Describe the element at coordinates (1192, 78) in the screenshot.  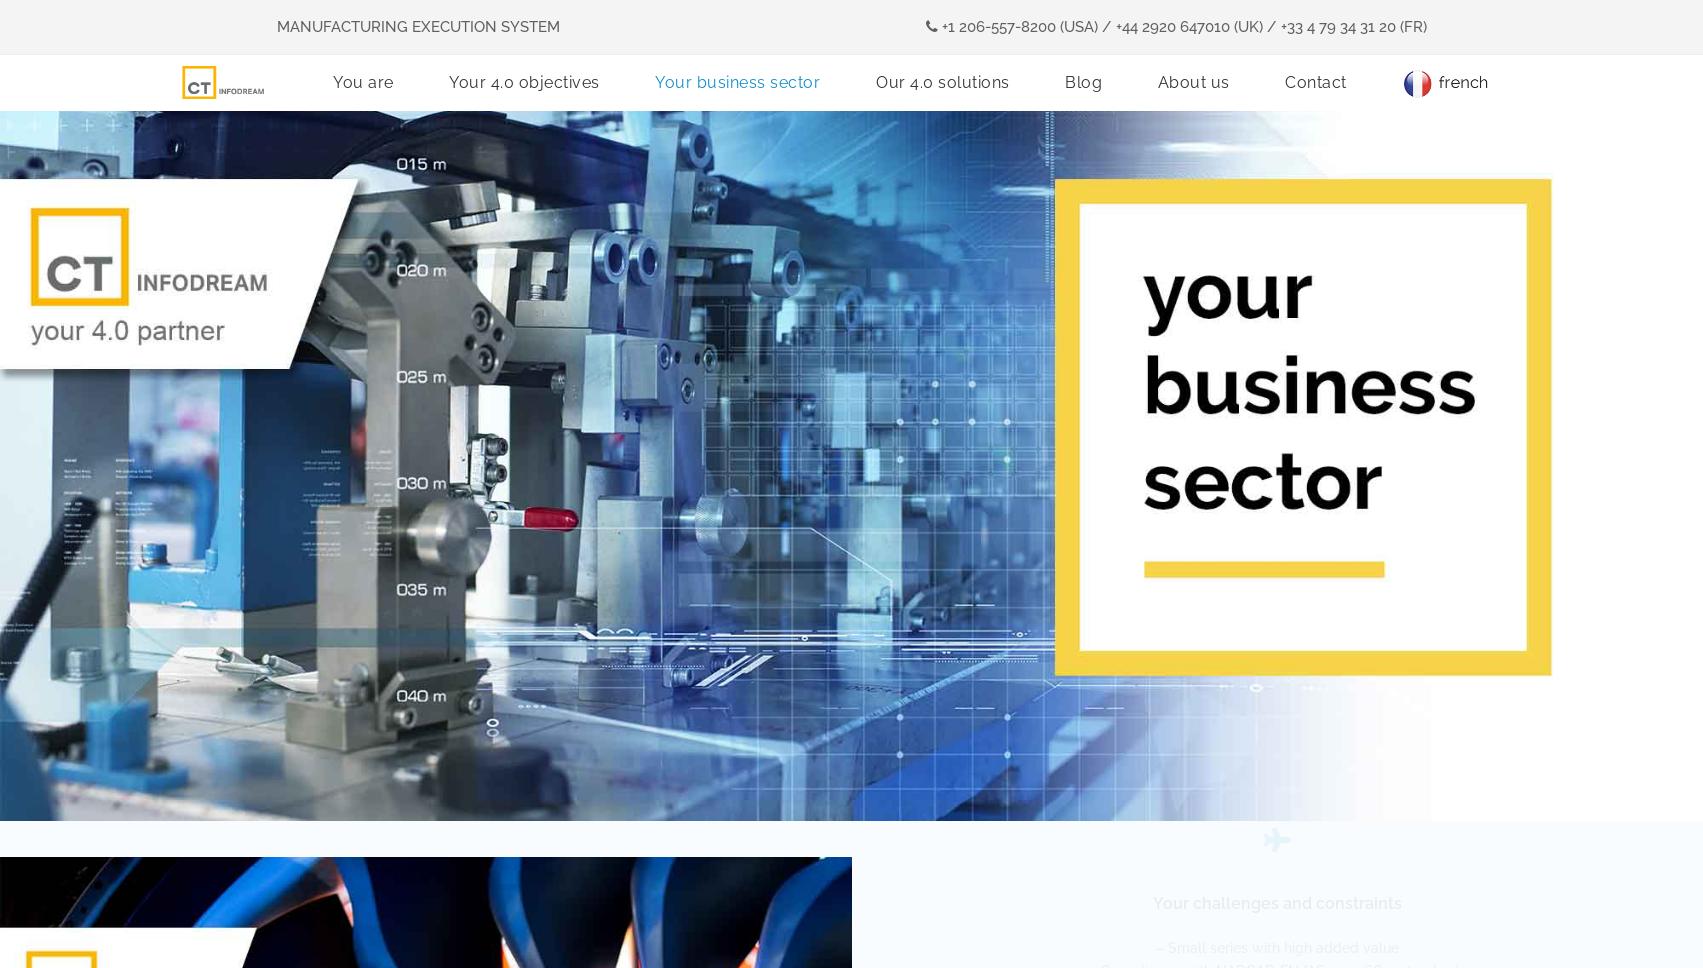
I see `'About us'` at that location.